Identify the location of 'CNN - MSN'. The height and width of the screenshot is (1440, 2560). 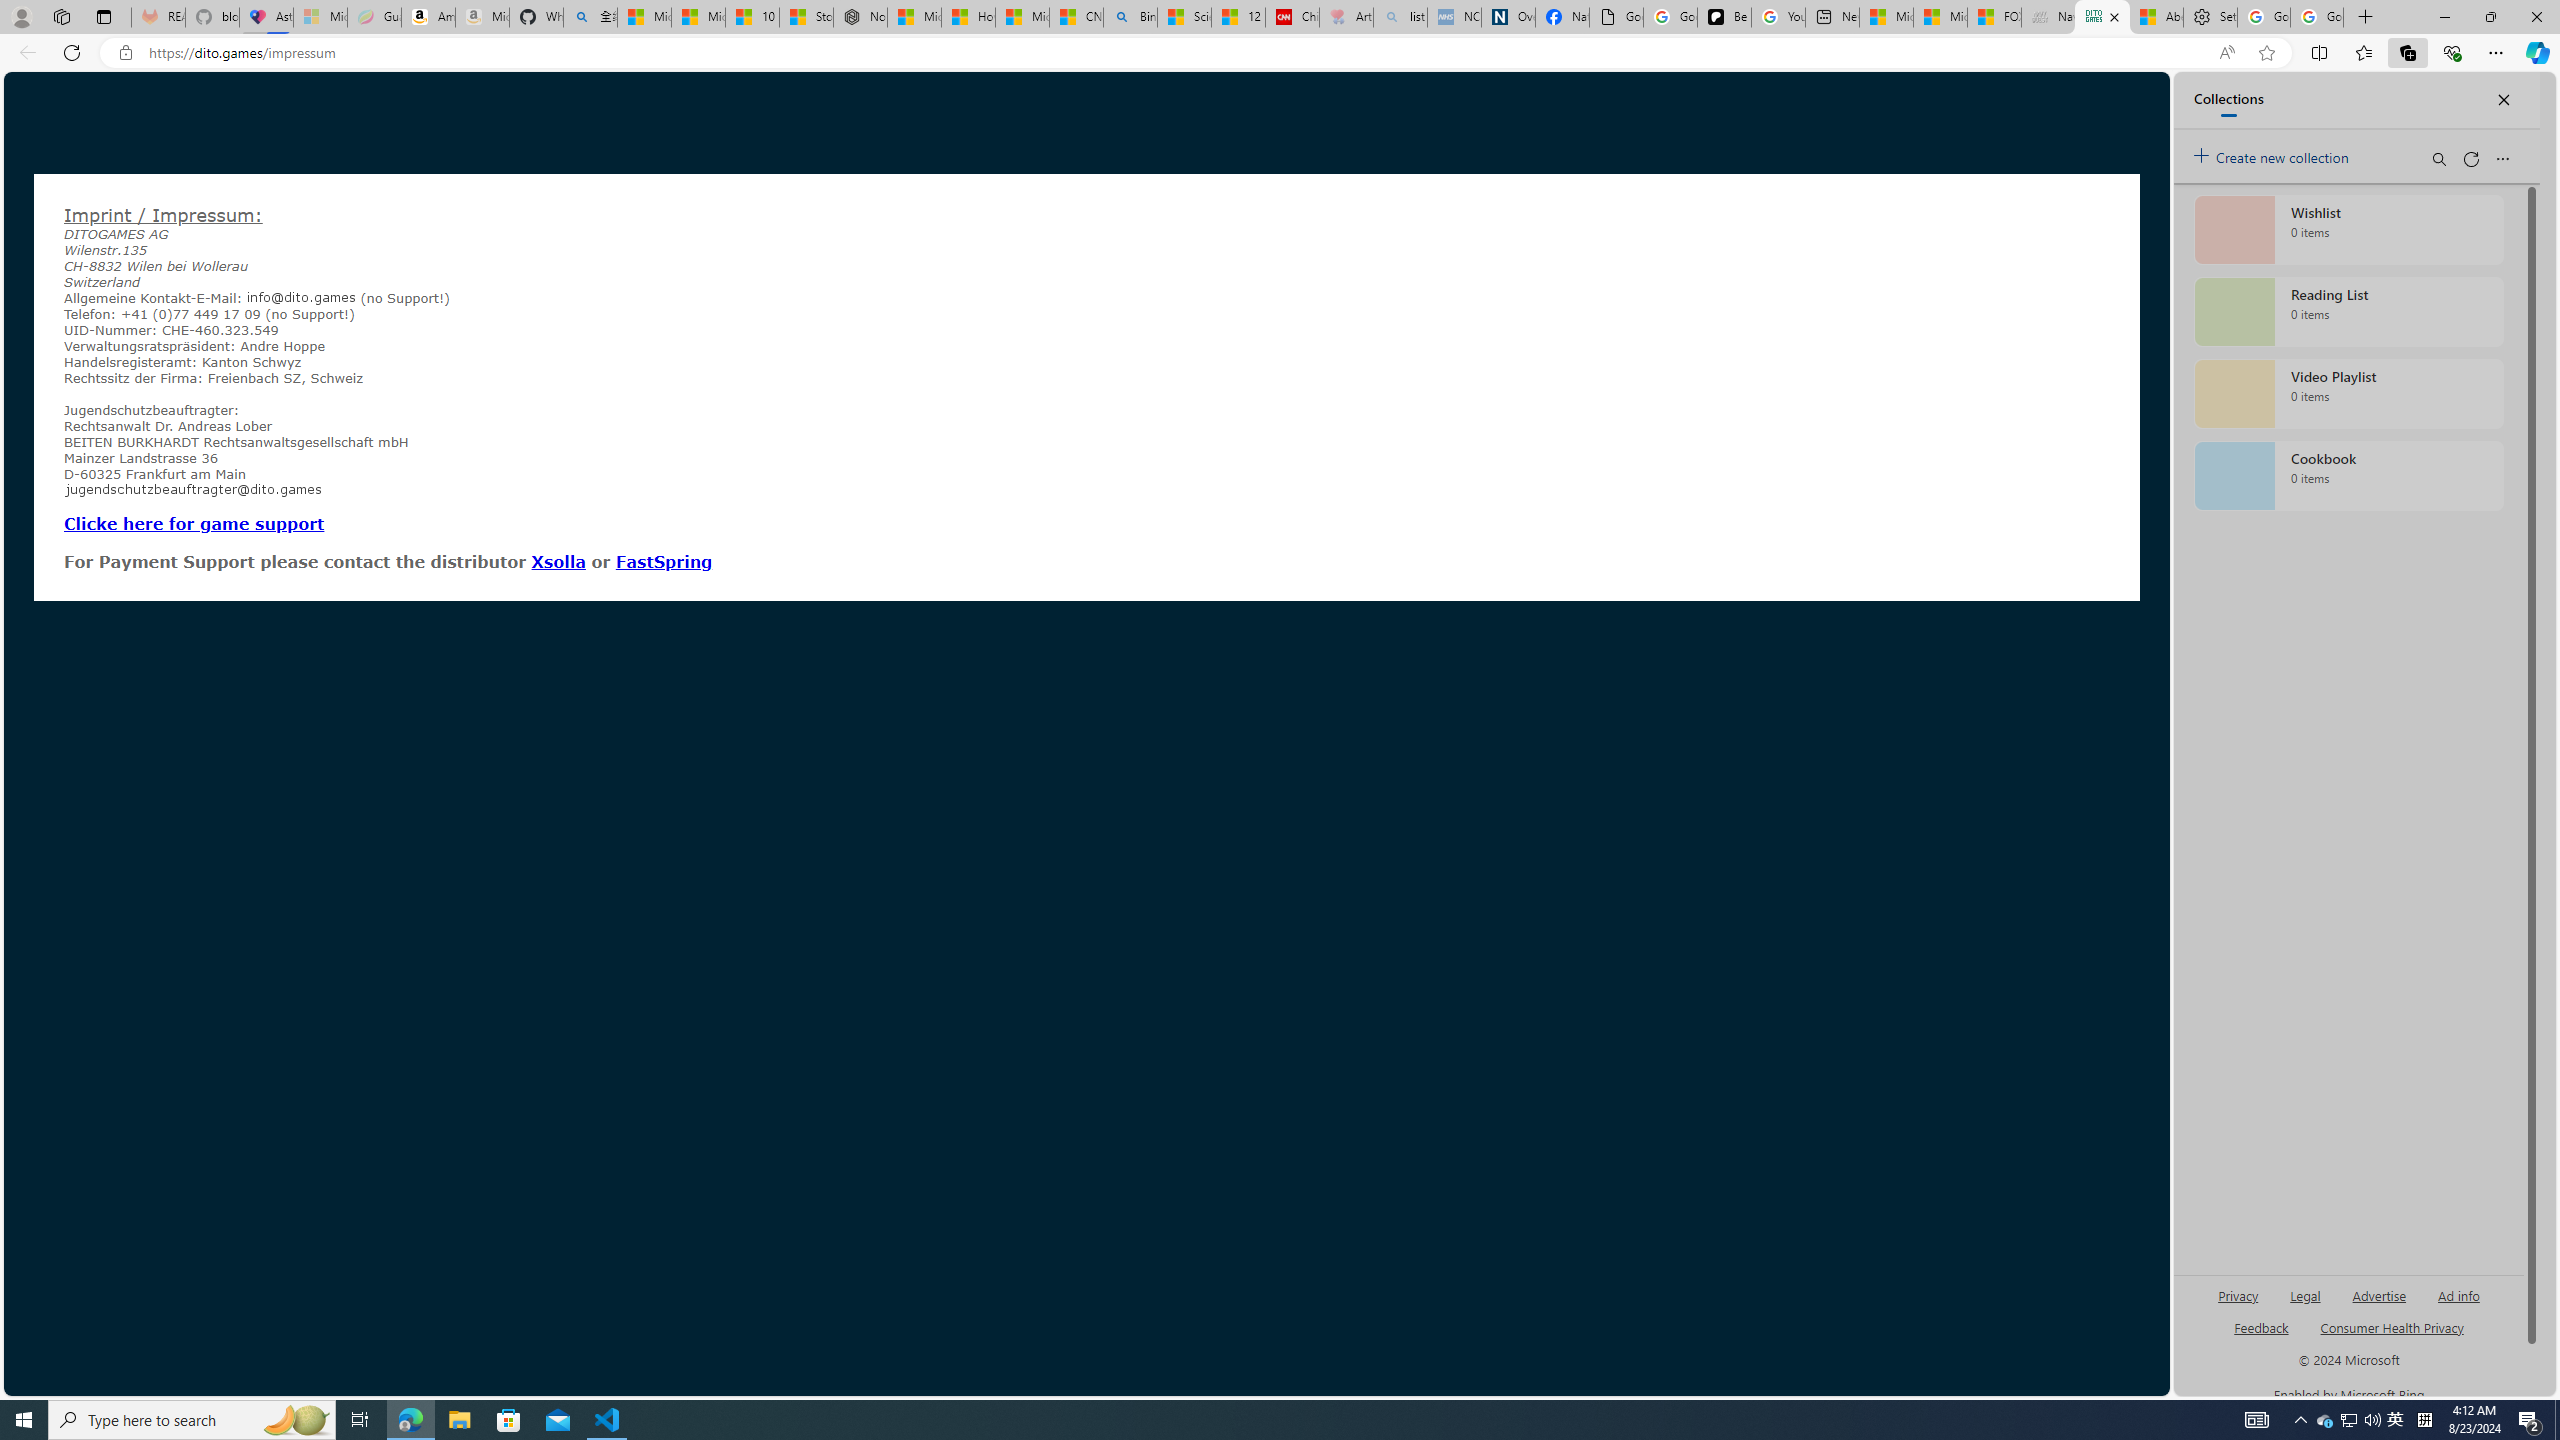
(1076, 16).